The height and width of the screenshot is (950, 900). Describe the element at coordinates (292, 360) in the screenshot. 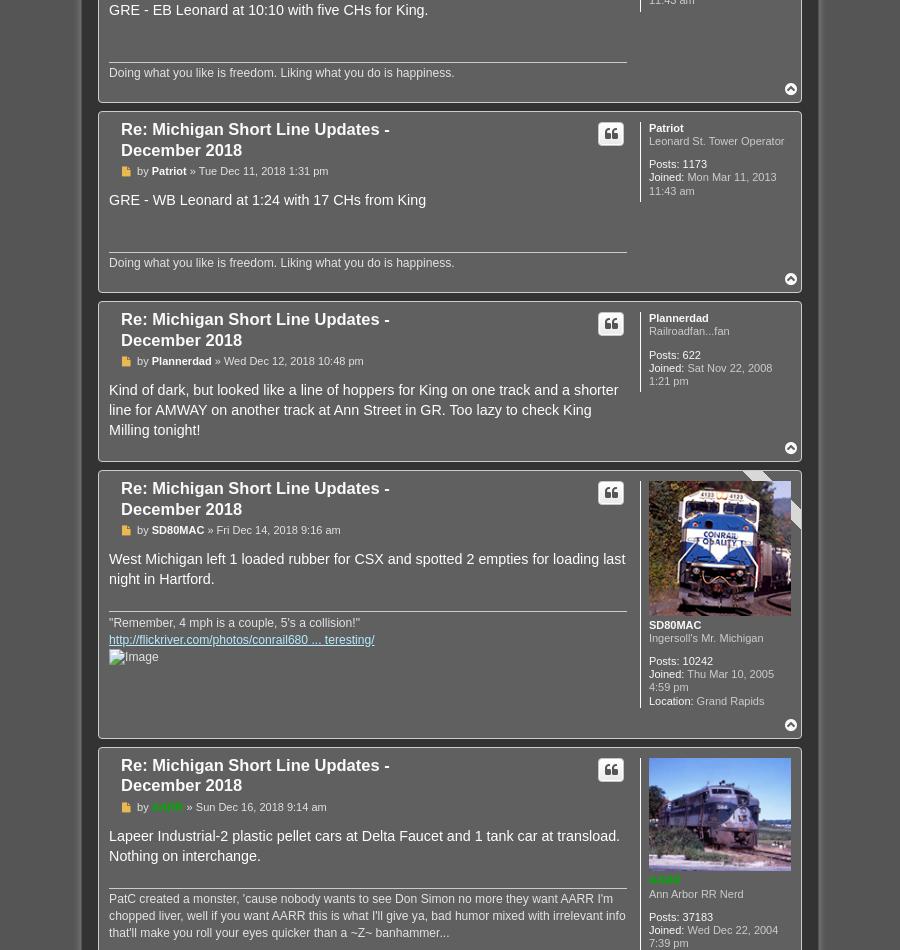

I see `'Wed Dec 12, 2018 10:48 pm'` at that location.